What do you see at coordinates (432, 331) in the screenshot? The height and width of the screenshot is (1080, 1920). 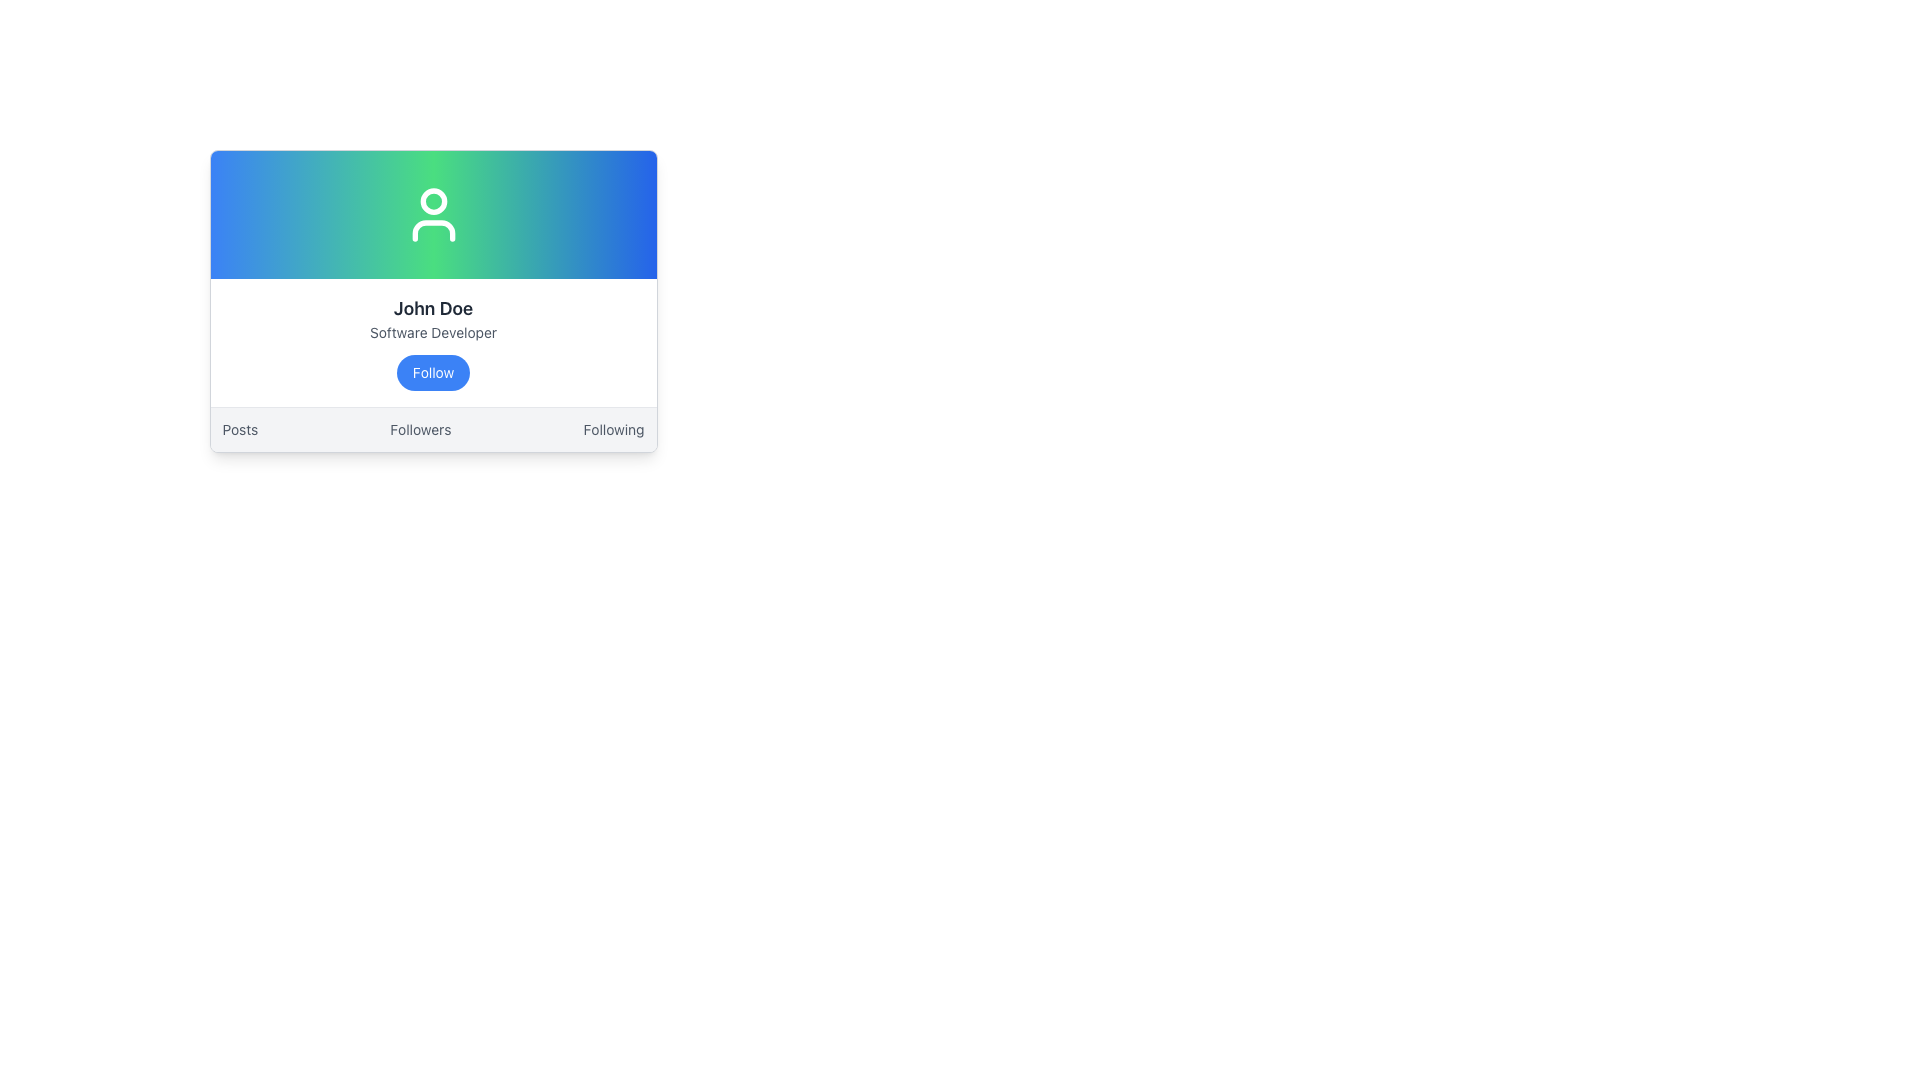 I see `the text label displaying 'Software Developer', which is located below the name 'John Doe' and above the blue 'Follow' button in the user card interface` at bounding box center [432, 331].